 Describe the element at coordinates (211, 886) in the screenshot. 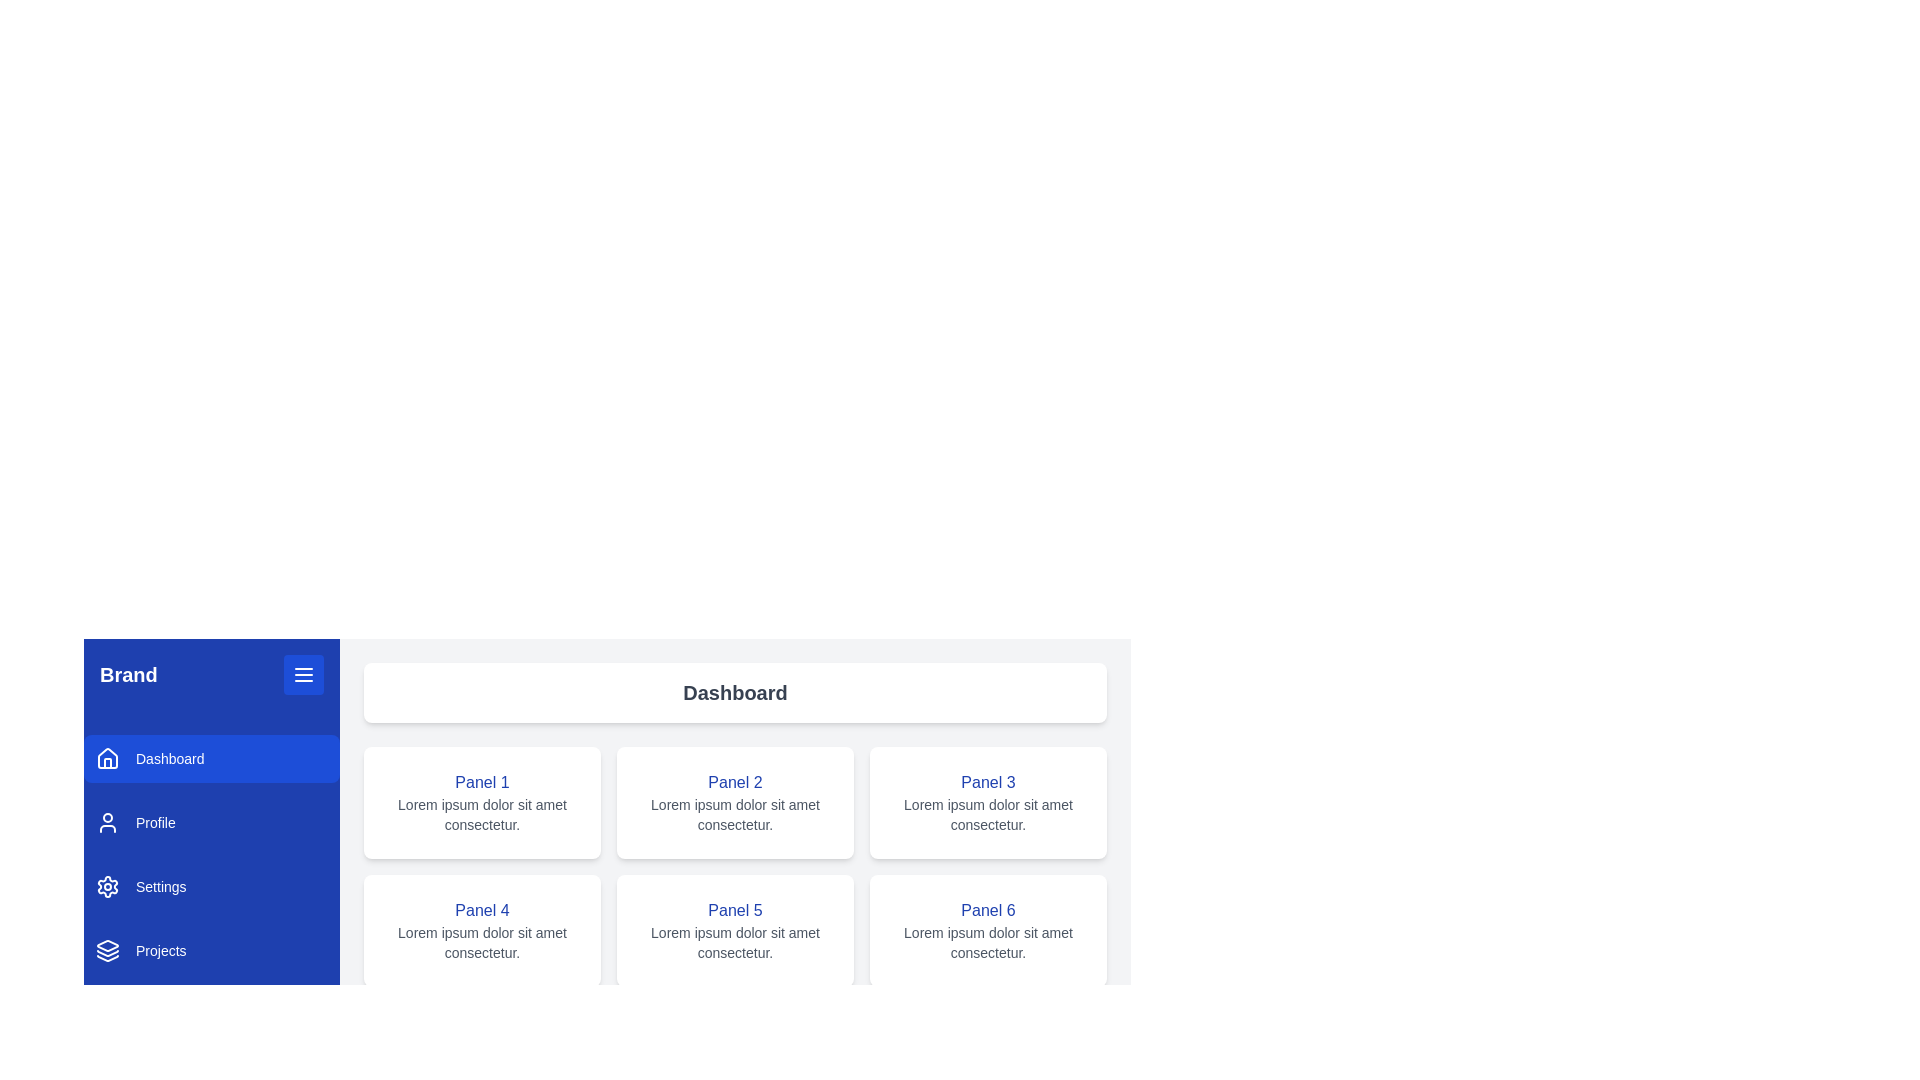

I see `the 'Settings' menu item, which is the third item in the vertical blue sidebar` at that location.